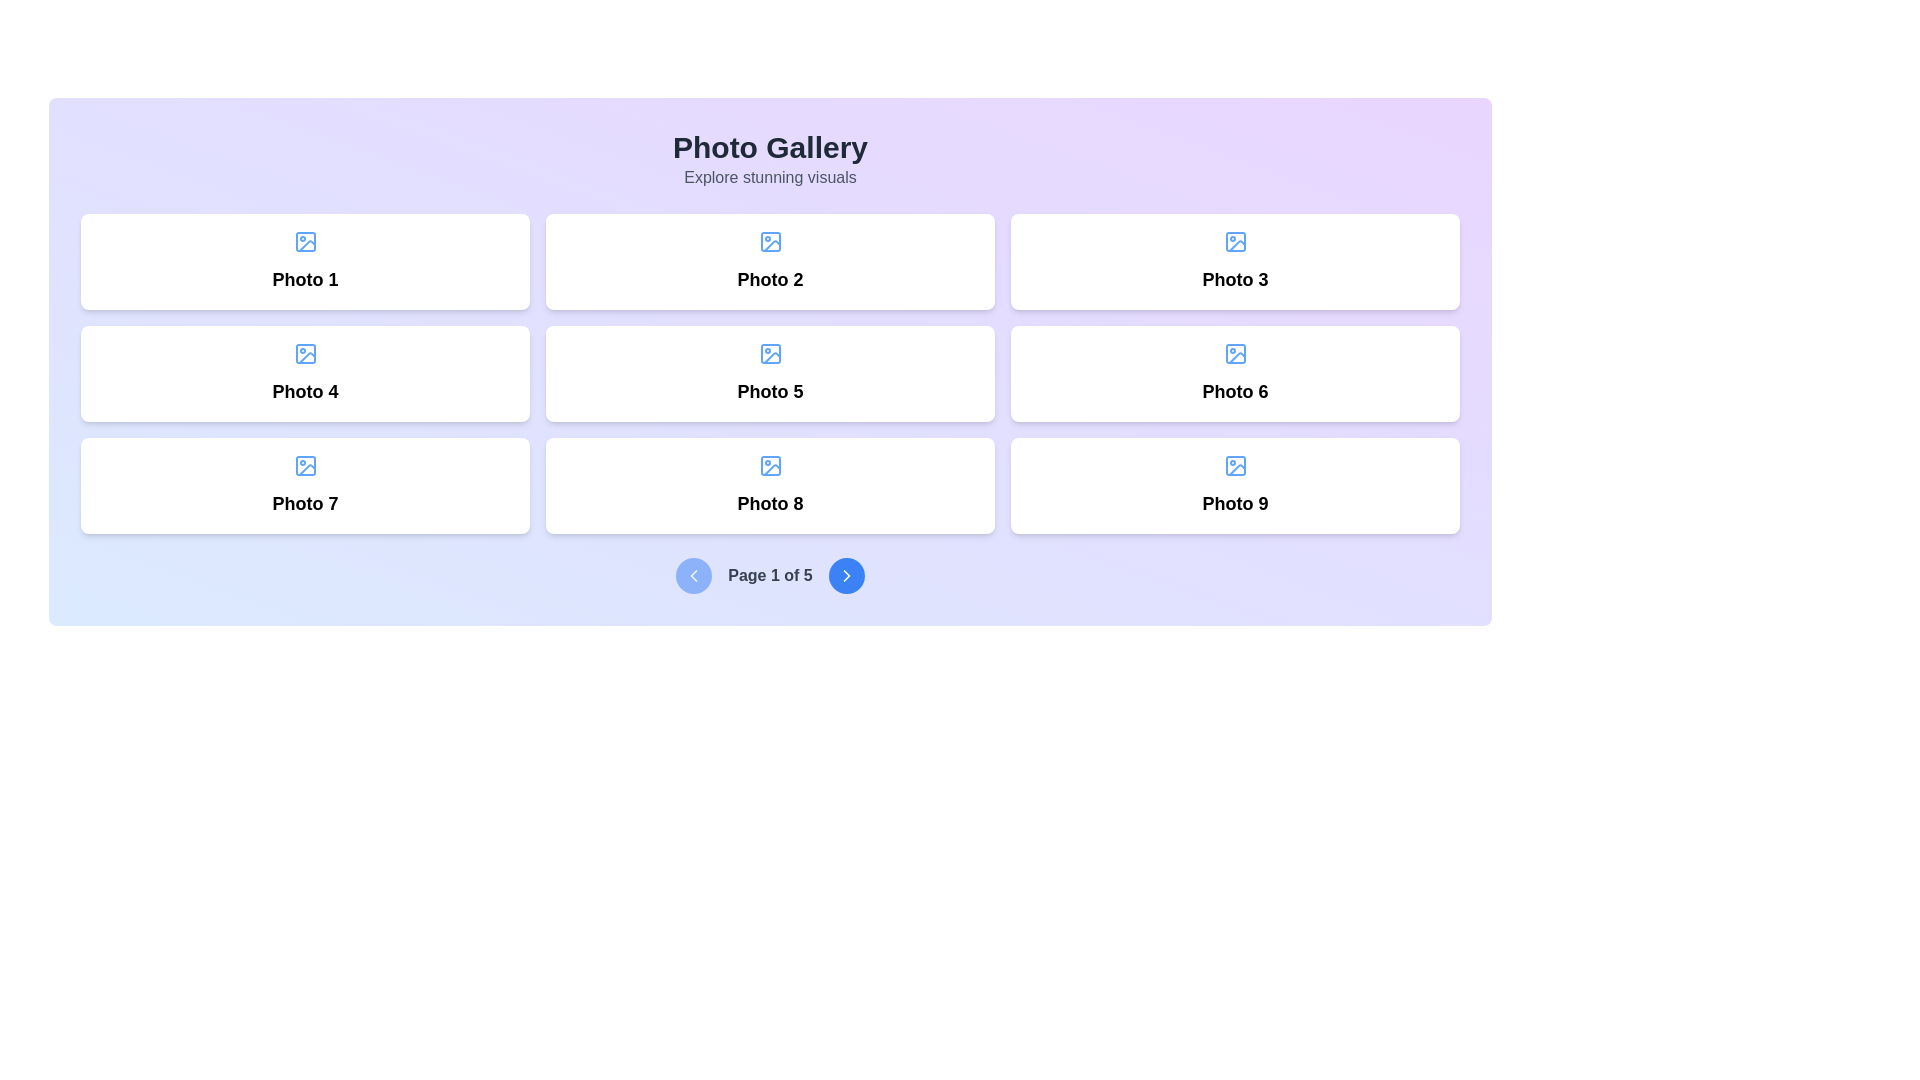  I want to click on text label that identifies the photo in the second column of the second row in the three-by-three grid of thumbnails, so click(304, 392).